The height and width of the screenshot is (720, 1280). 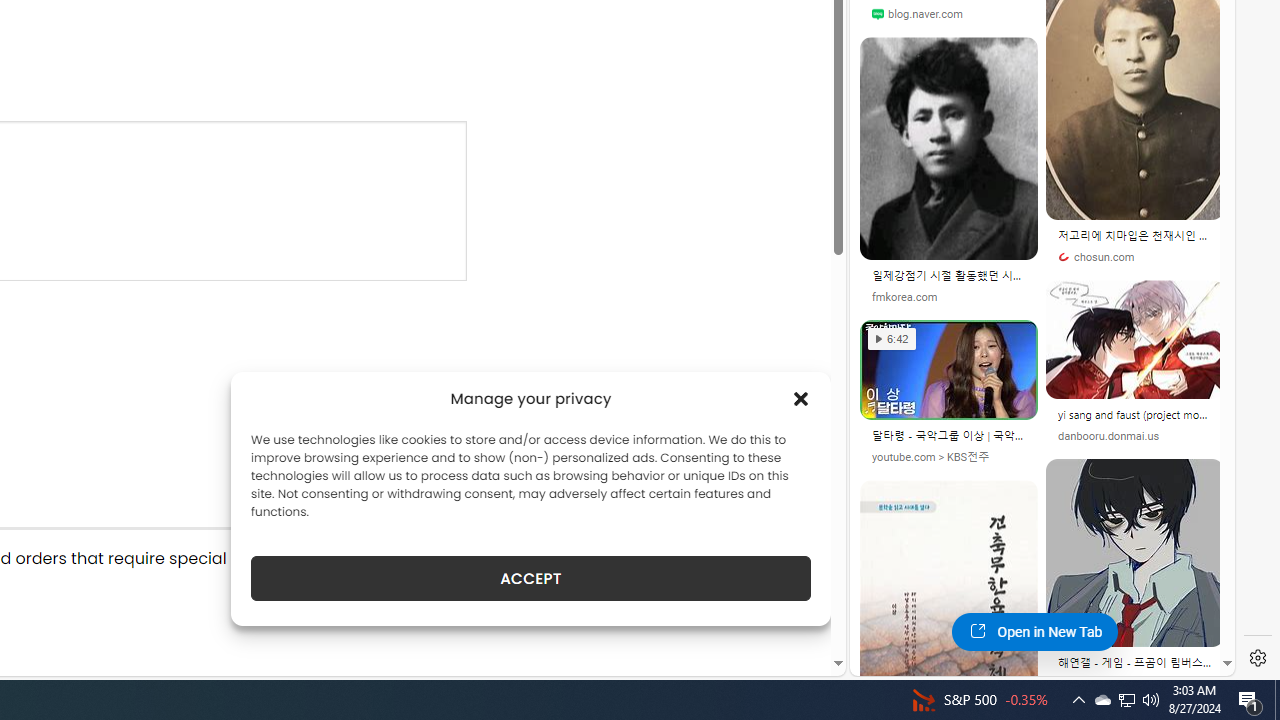 What do you see at coordinates (903, 297) in the screenshot?
I see `'fmkorea.com'` at bounding box center [903, 297].